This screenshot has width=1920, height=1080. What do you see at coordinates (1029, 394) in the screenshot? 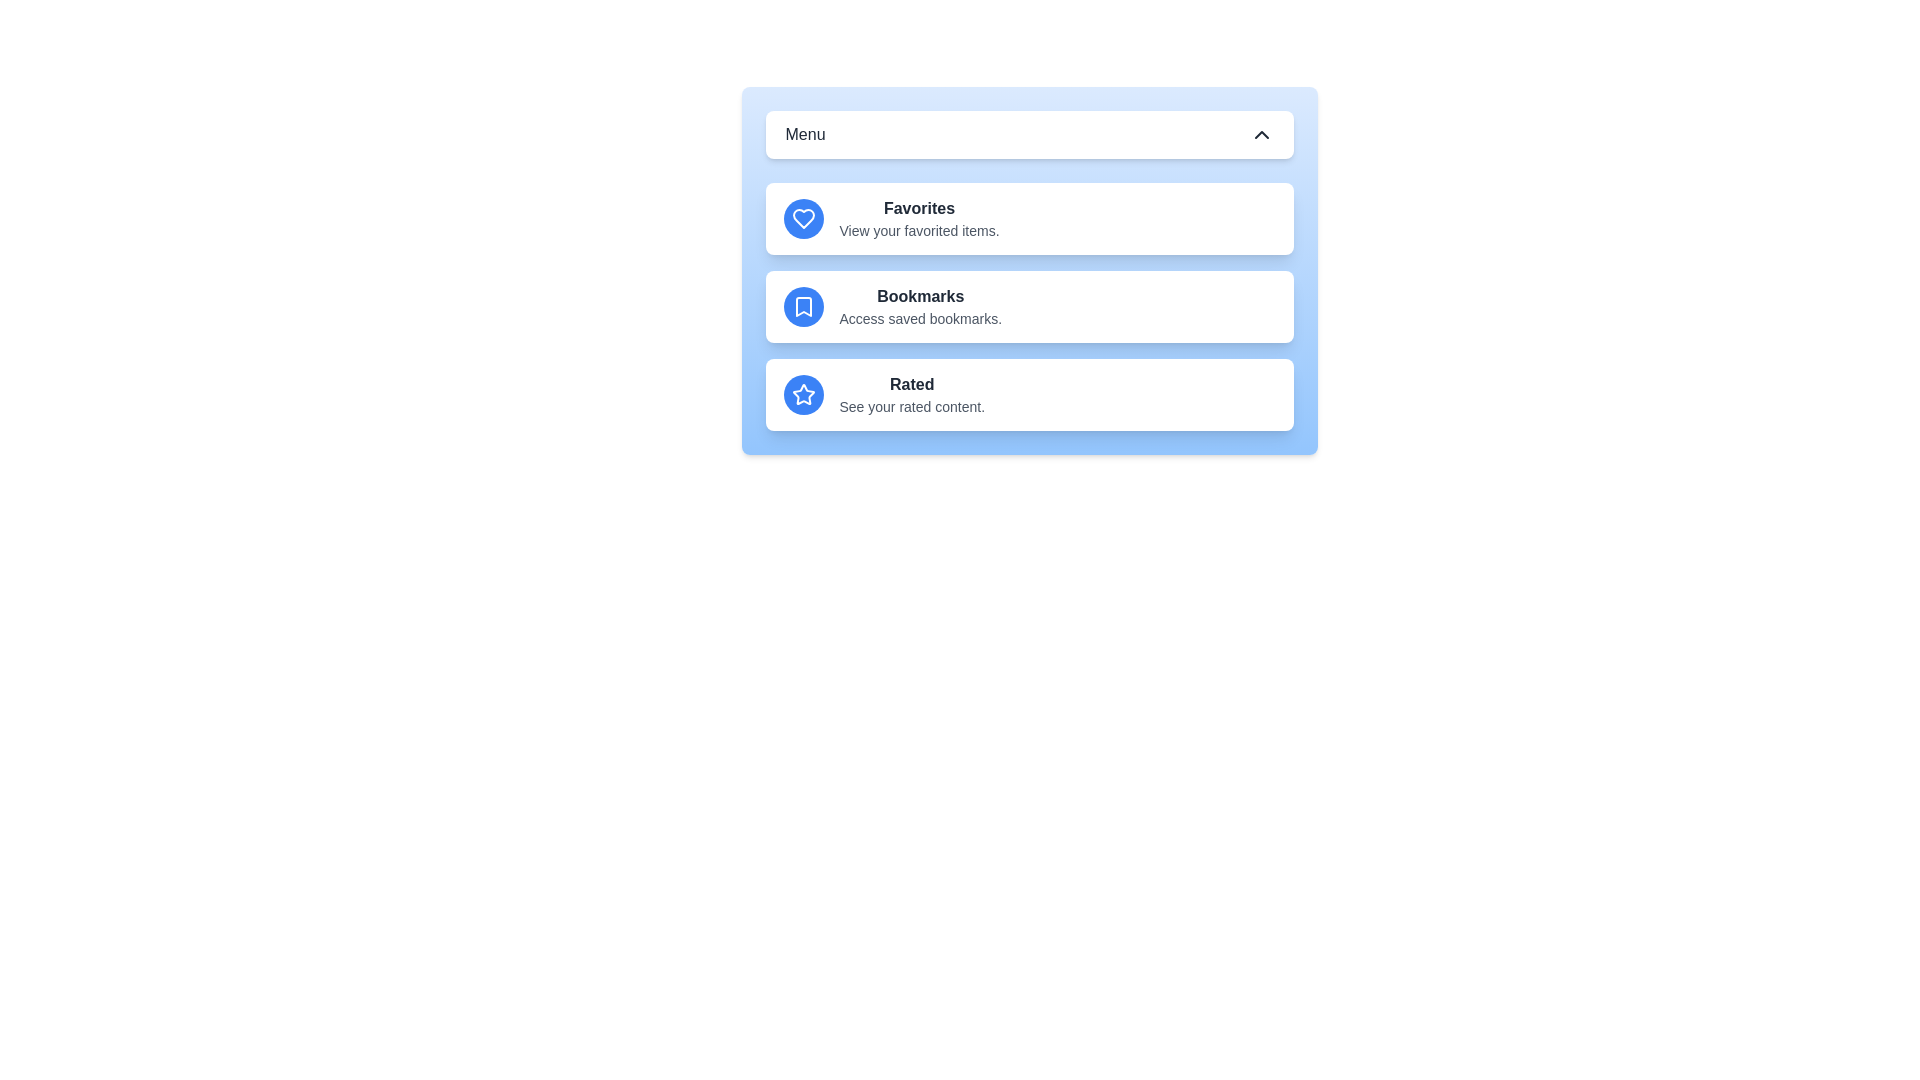
I see `the menu item Rated` at bounding box center [1029, 394].